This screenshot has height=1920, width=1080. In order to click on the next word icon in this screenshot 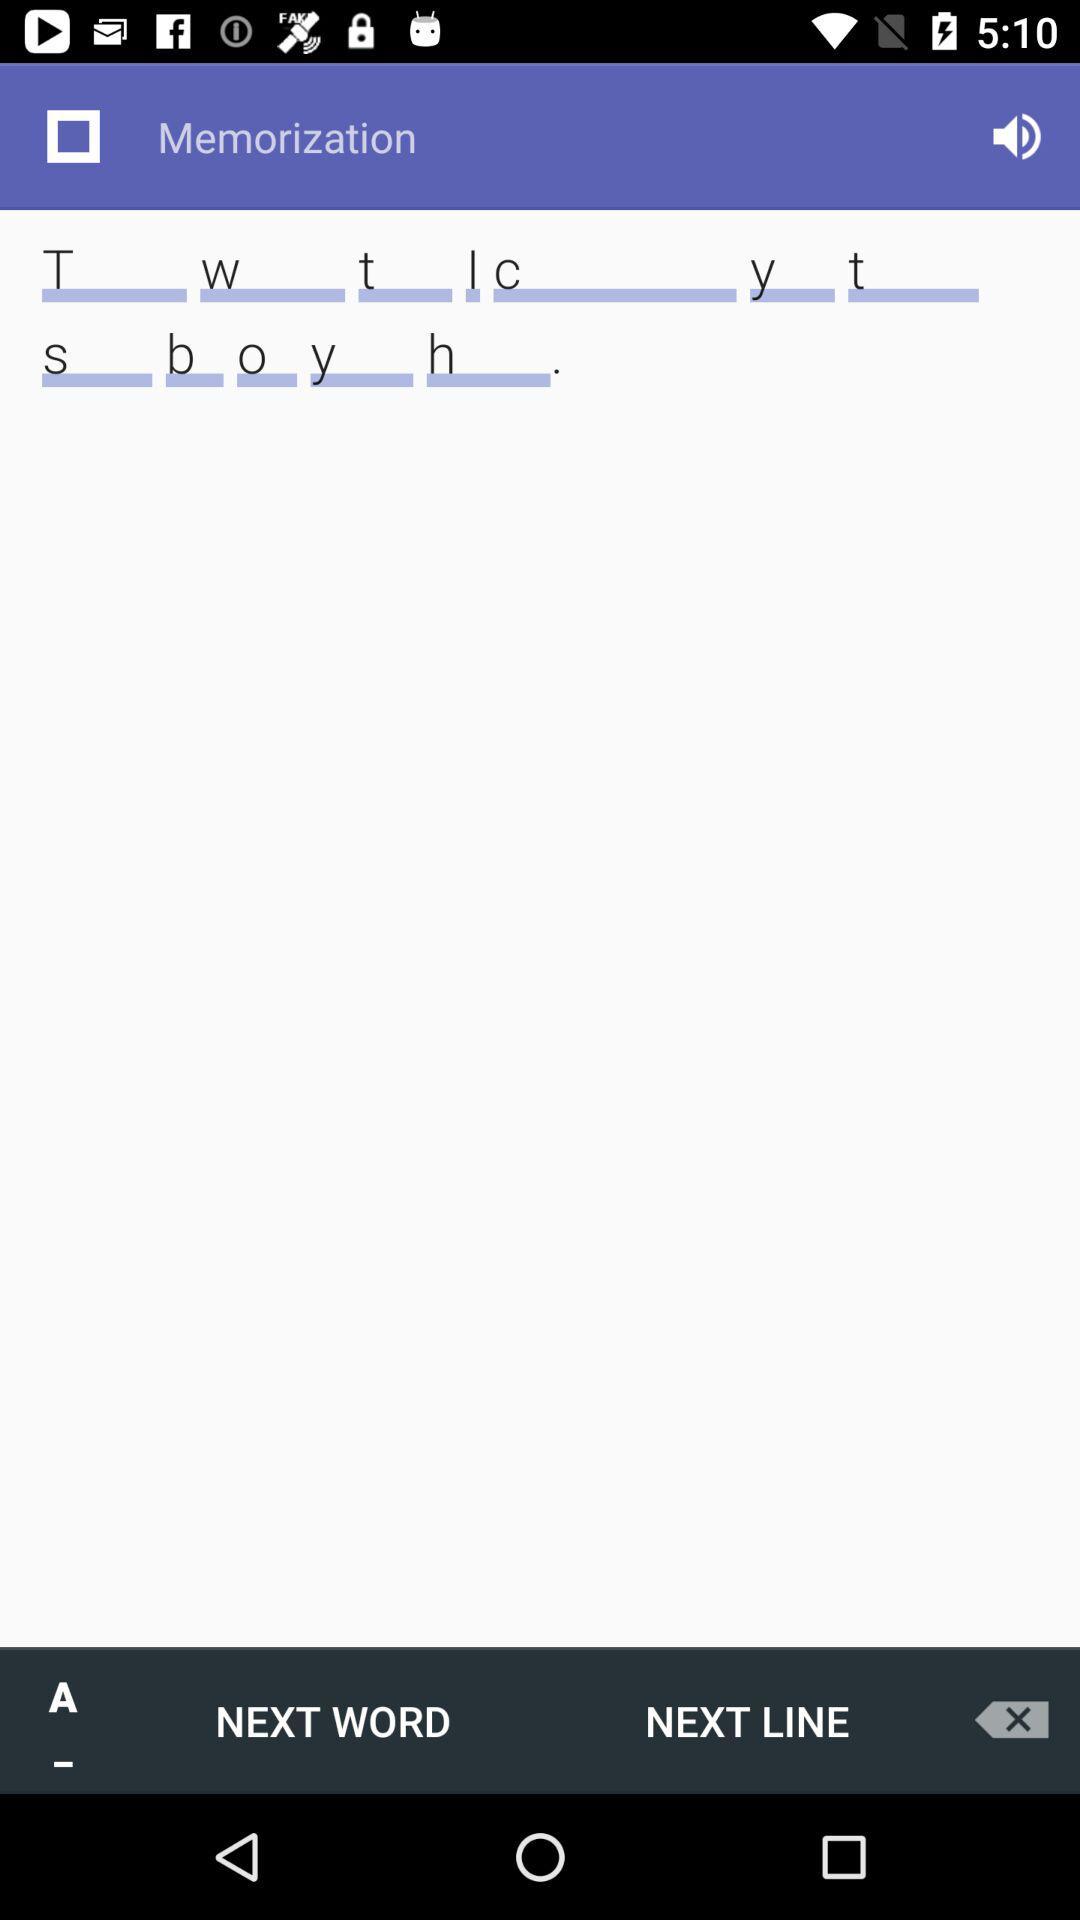, I will do `click(331, 1719)`.